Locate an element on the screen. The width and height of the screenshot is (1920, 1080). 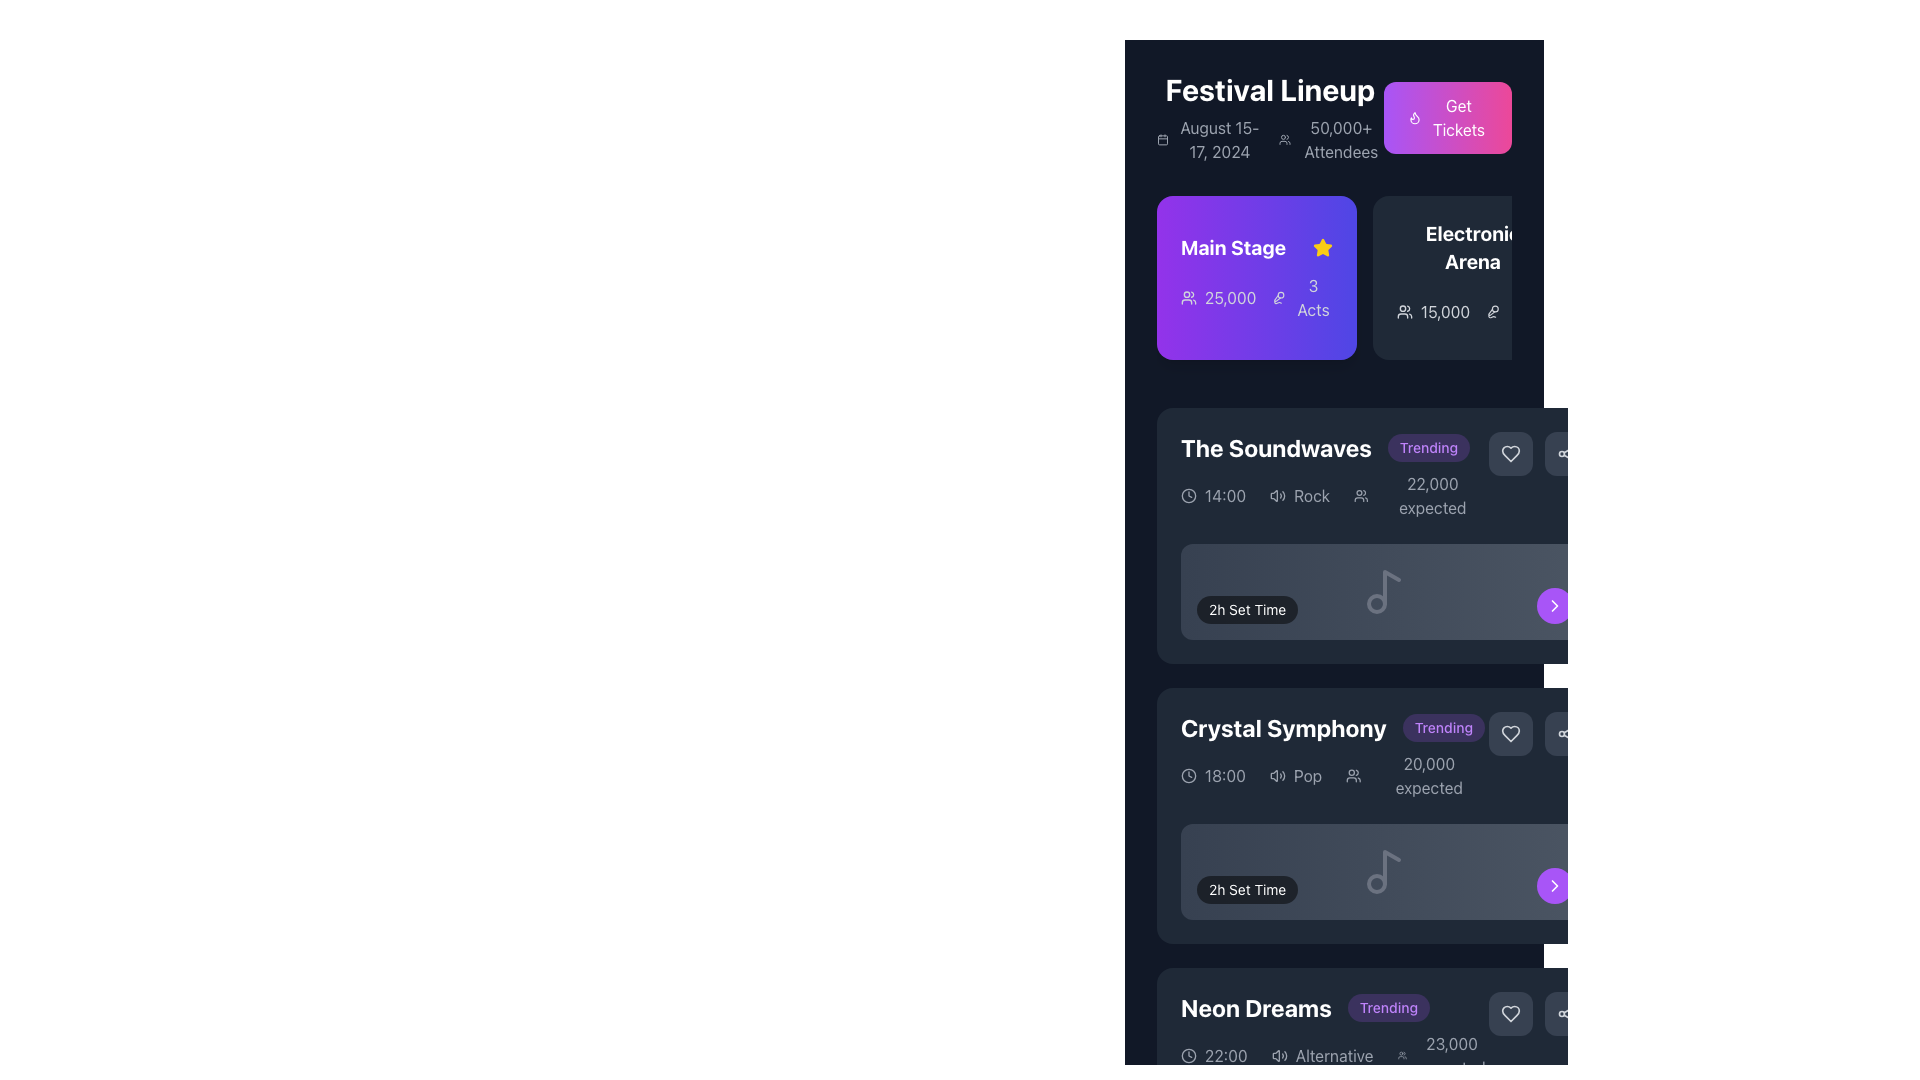
the clock icon displaying the time '18:00' to associate it with the event details in the 'Crystal Symphony' card is located at coordinates (1212, 774).